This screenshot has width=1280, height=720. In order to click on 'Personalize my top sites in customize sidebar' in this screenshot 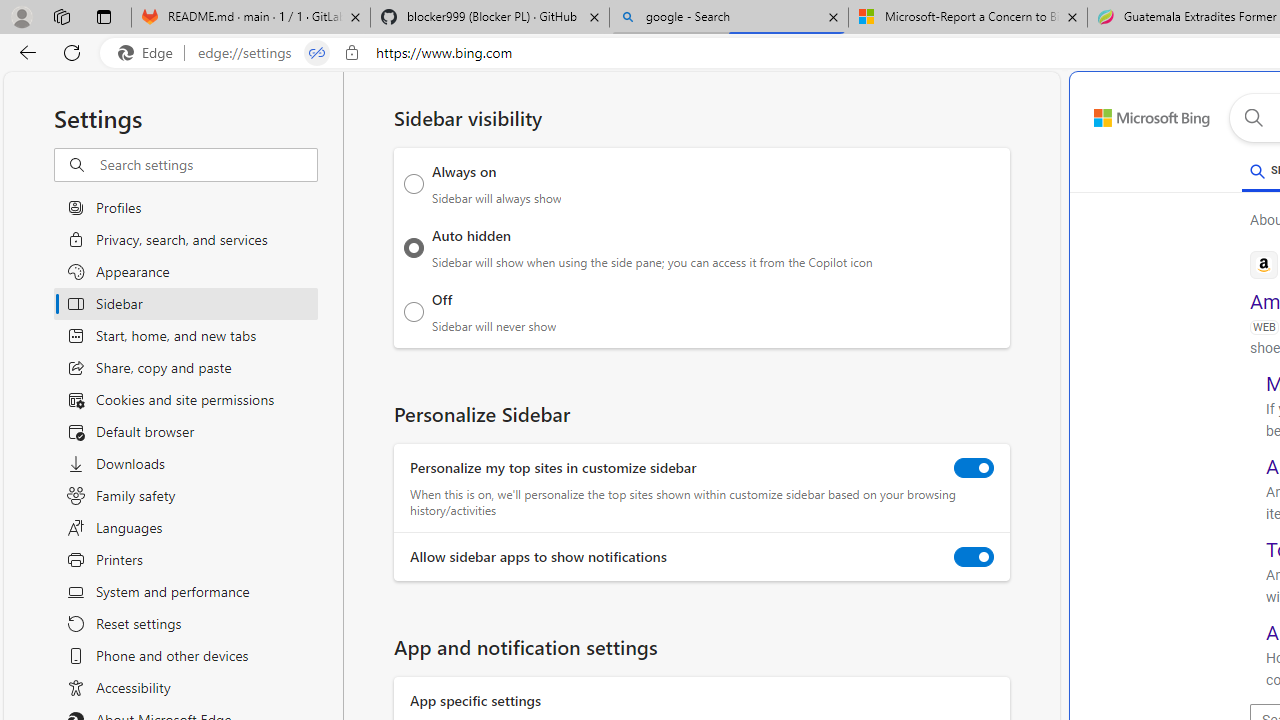, I will do `click(974, 468)`.